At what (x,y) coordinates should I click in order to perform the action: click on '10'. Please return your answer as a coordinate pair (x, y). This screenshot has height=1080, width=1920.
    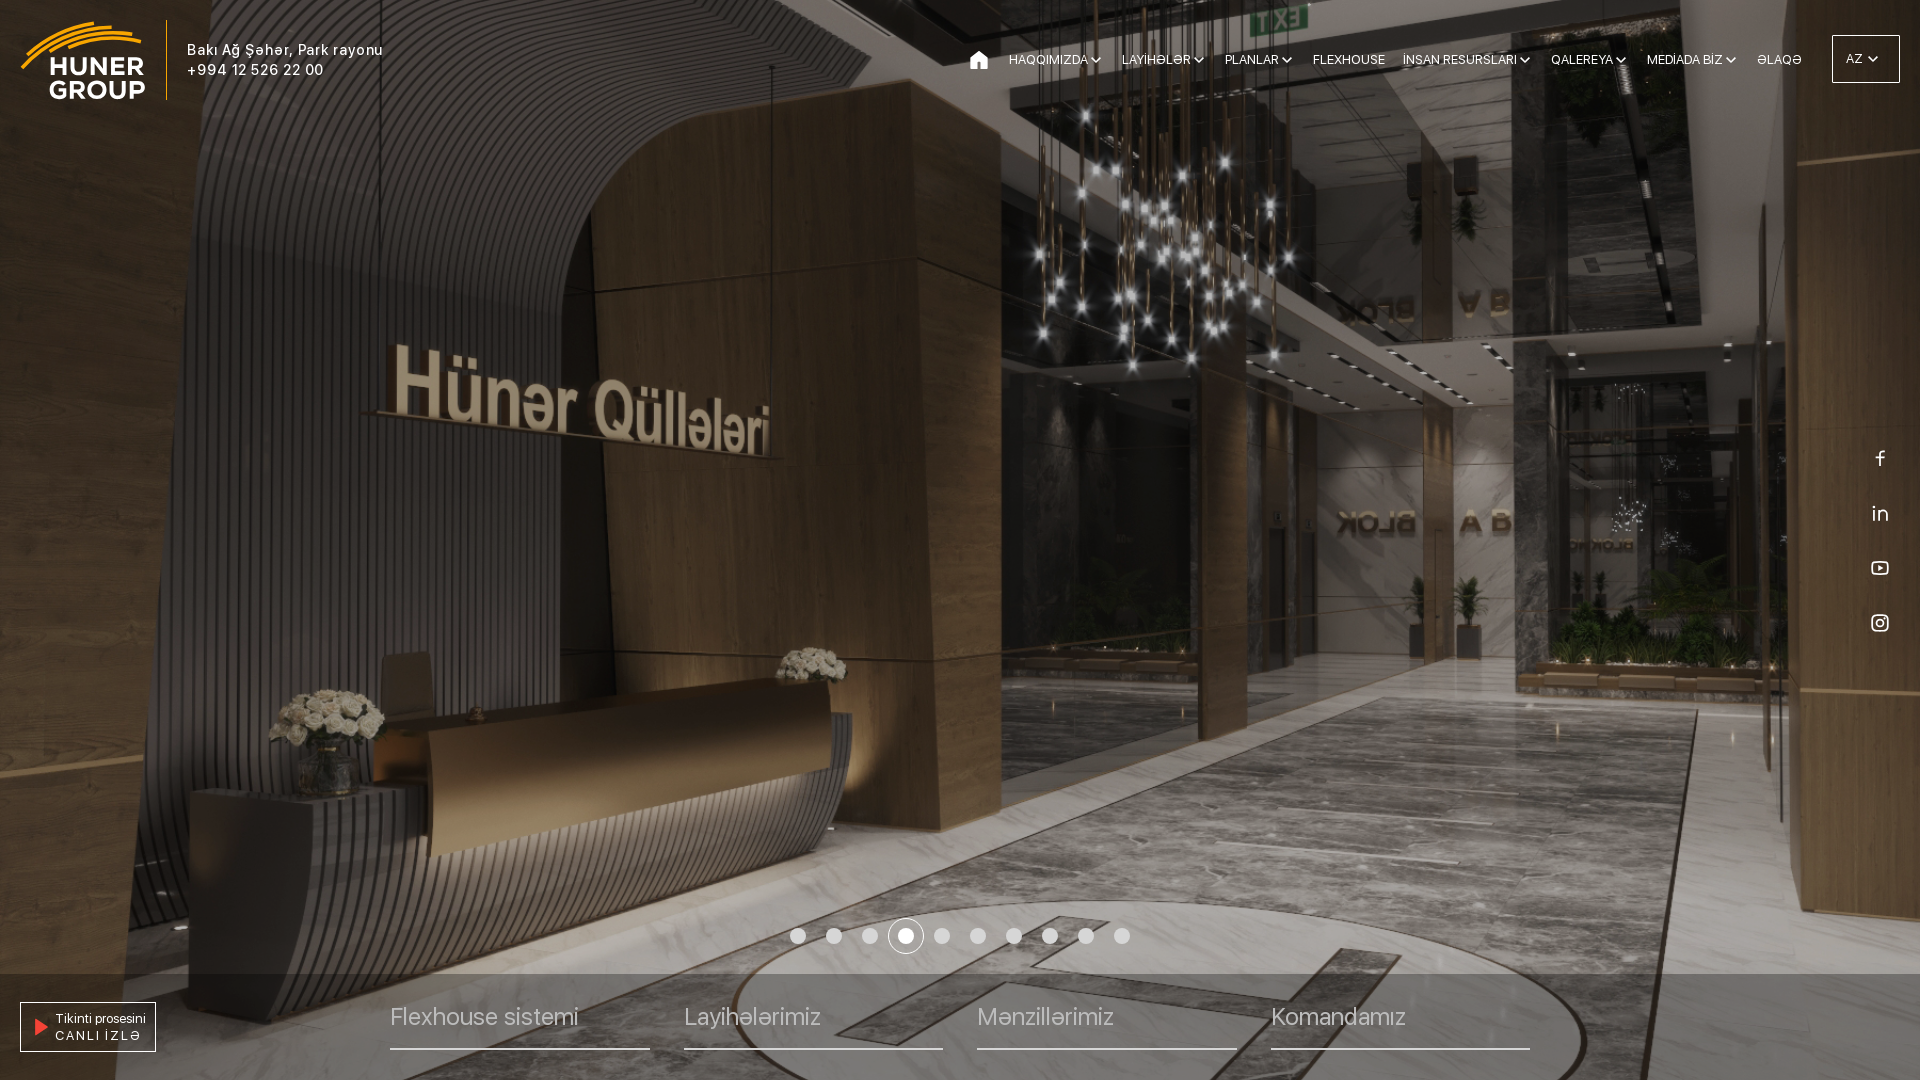
    Looking at the image, I should click on (1122, 936).